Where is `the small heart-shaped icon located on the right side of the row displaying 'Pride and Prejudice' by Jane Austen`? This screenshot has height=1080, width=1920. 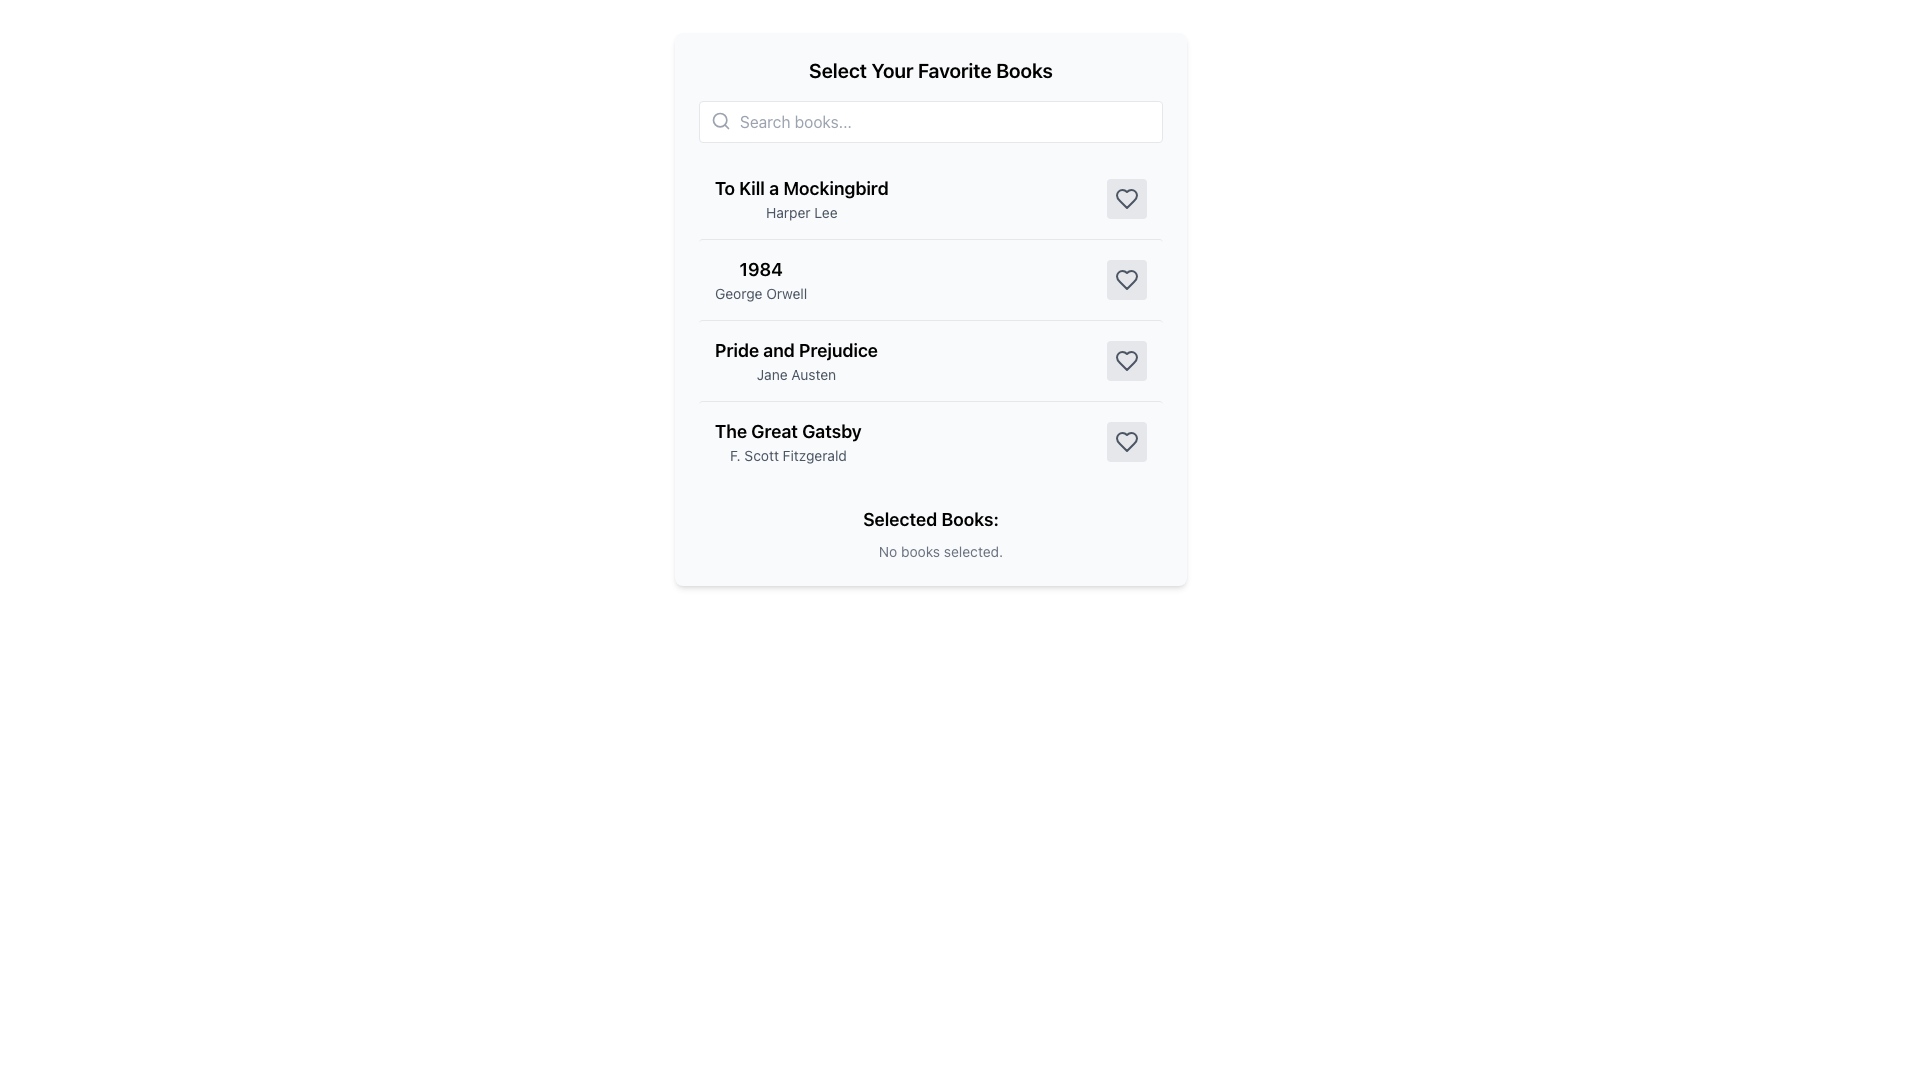
the small heart-shaped icon located on the right side of the row displaying 'Pride and Prejudice' by Jane Austen is located at coordinates (1127, 361).